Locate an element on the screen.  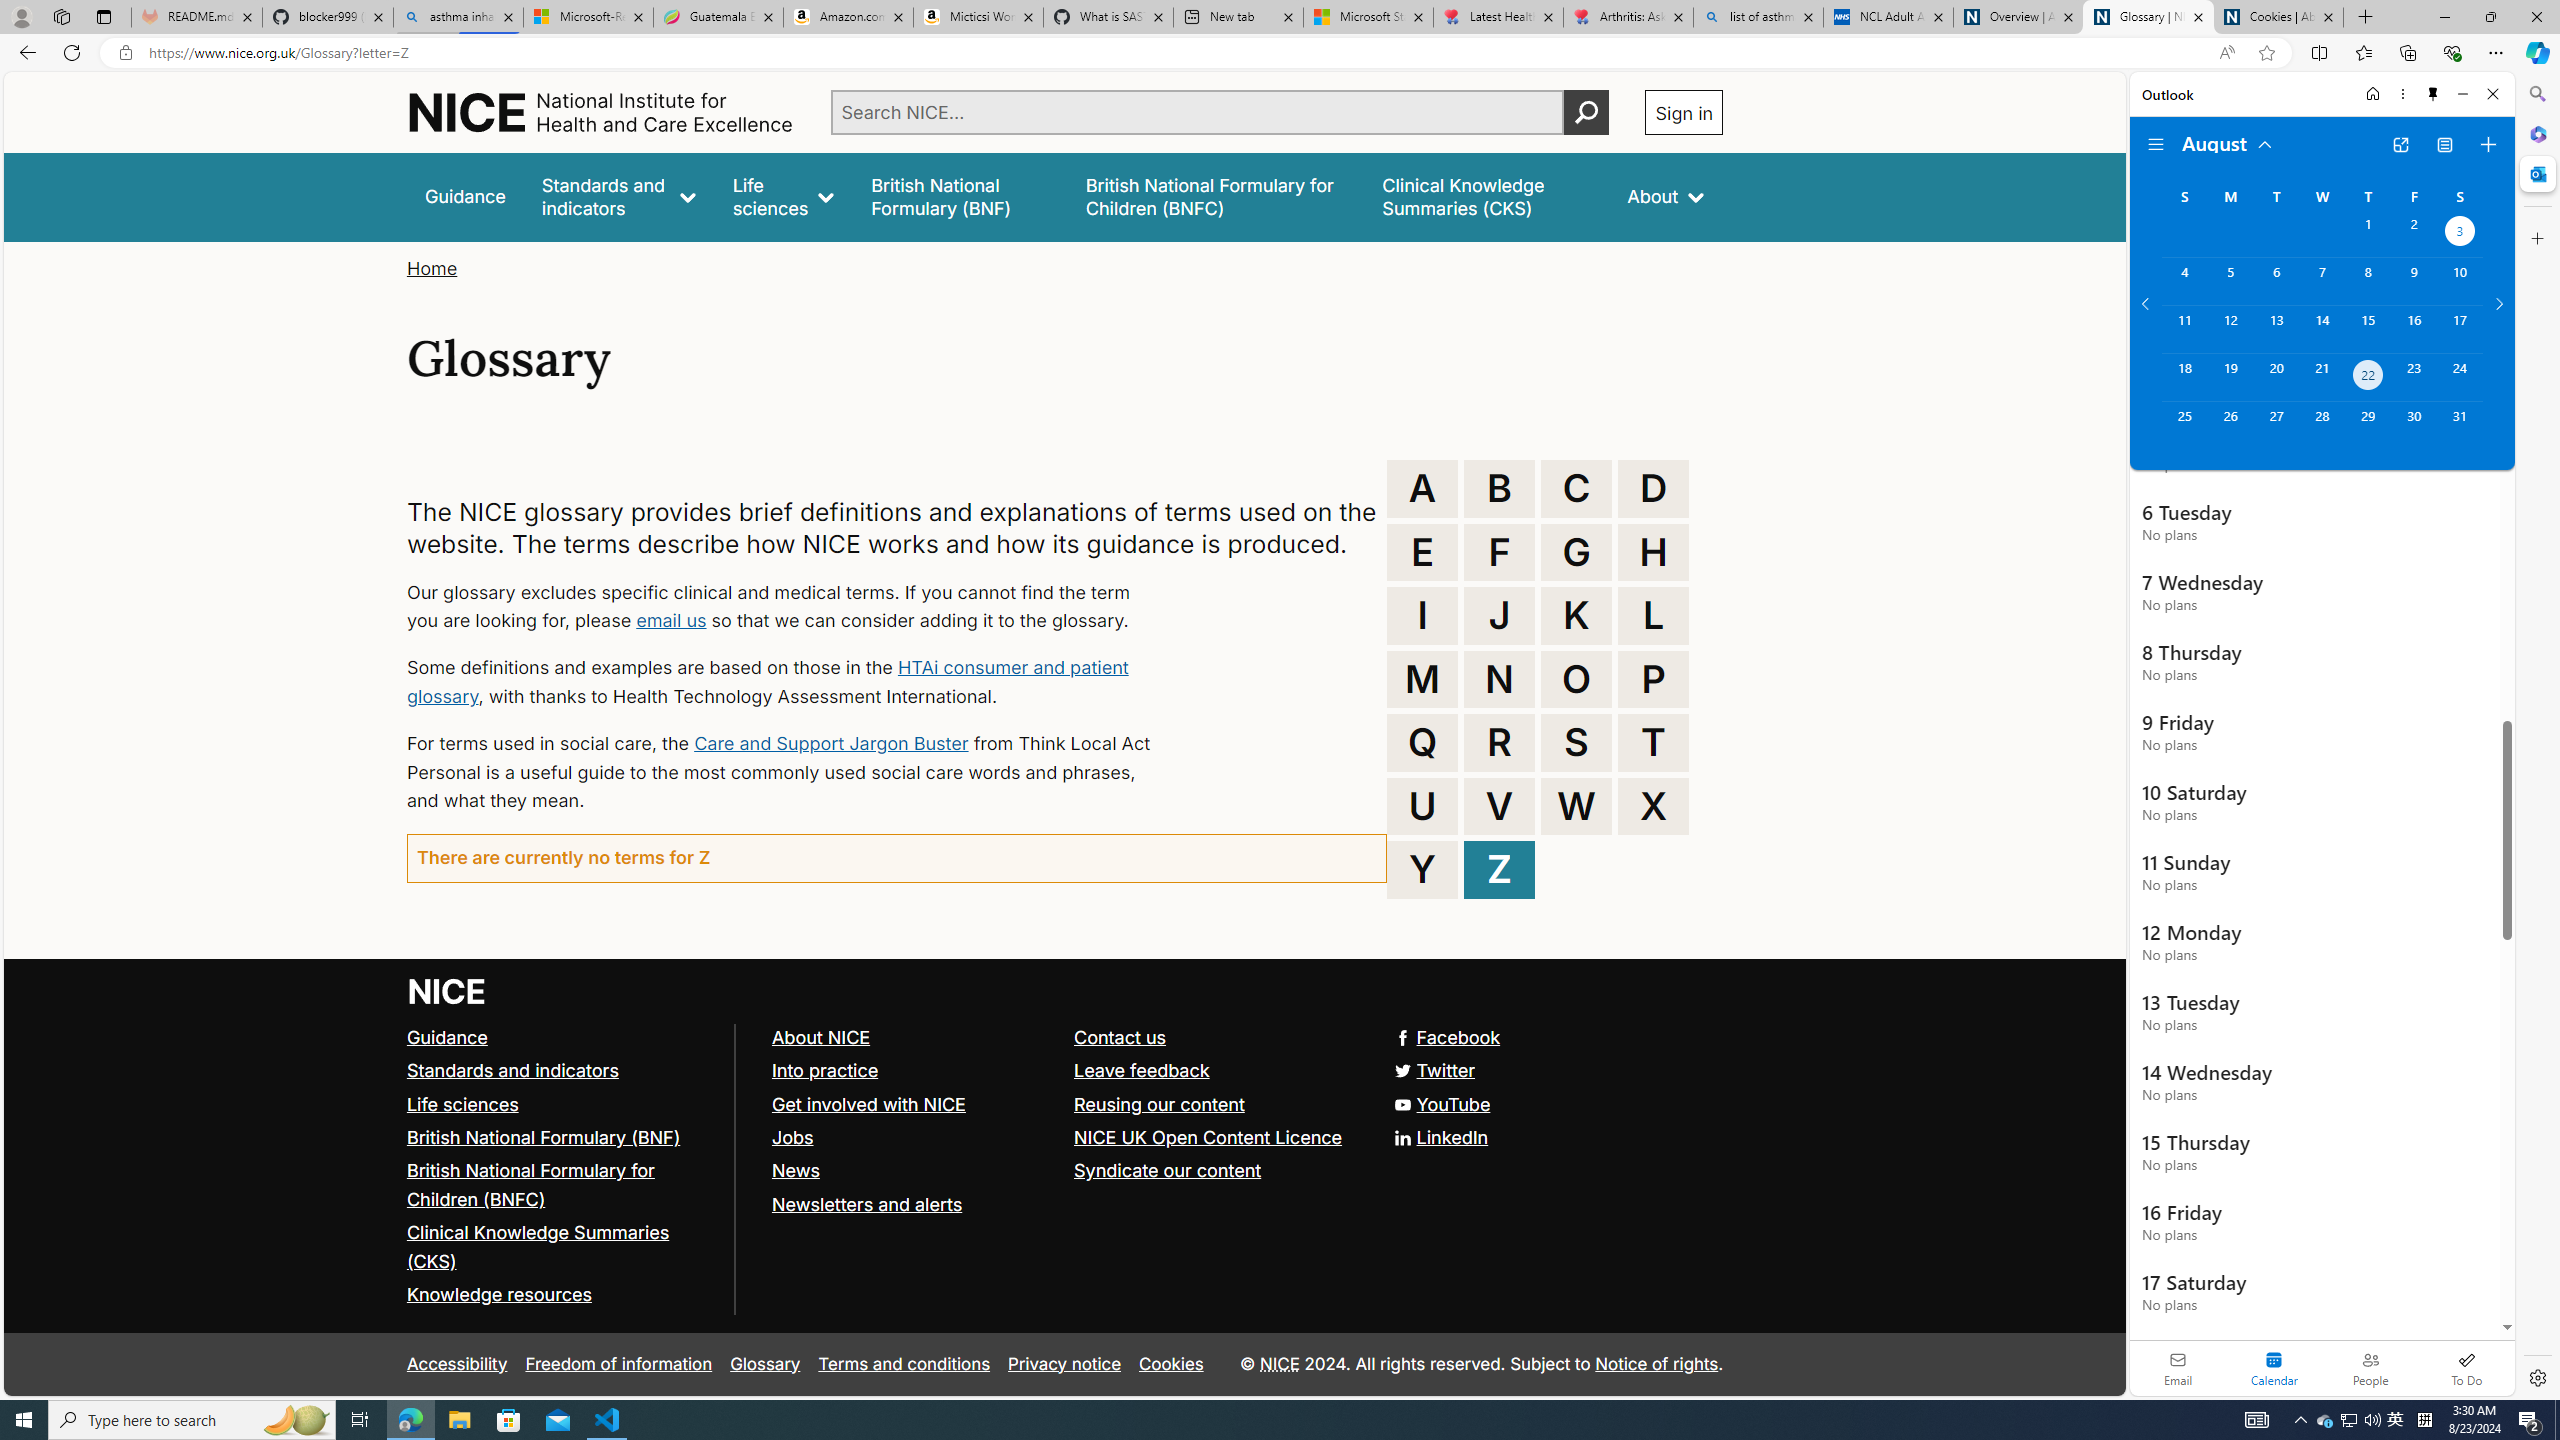
'Cookies' is located at coordinates (1170, 1363).